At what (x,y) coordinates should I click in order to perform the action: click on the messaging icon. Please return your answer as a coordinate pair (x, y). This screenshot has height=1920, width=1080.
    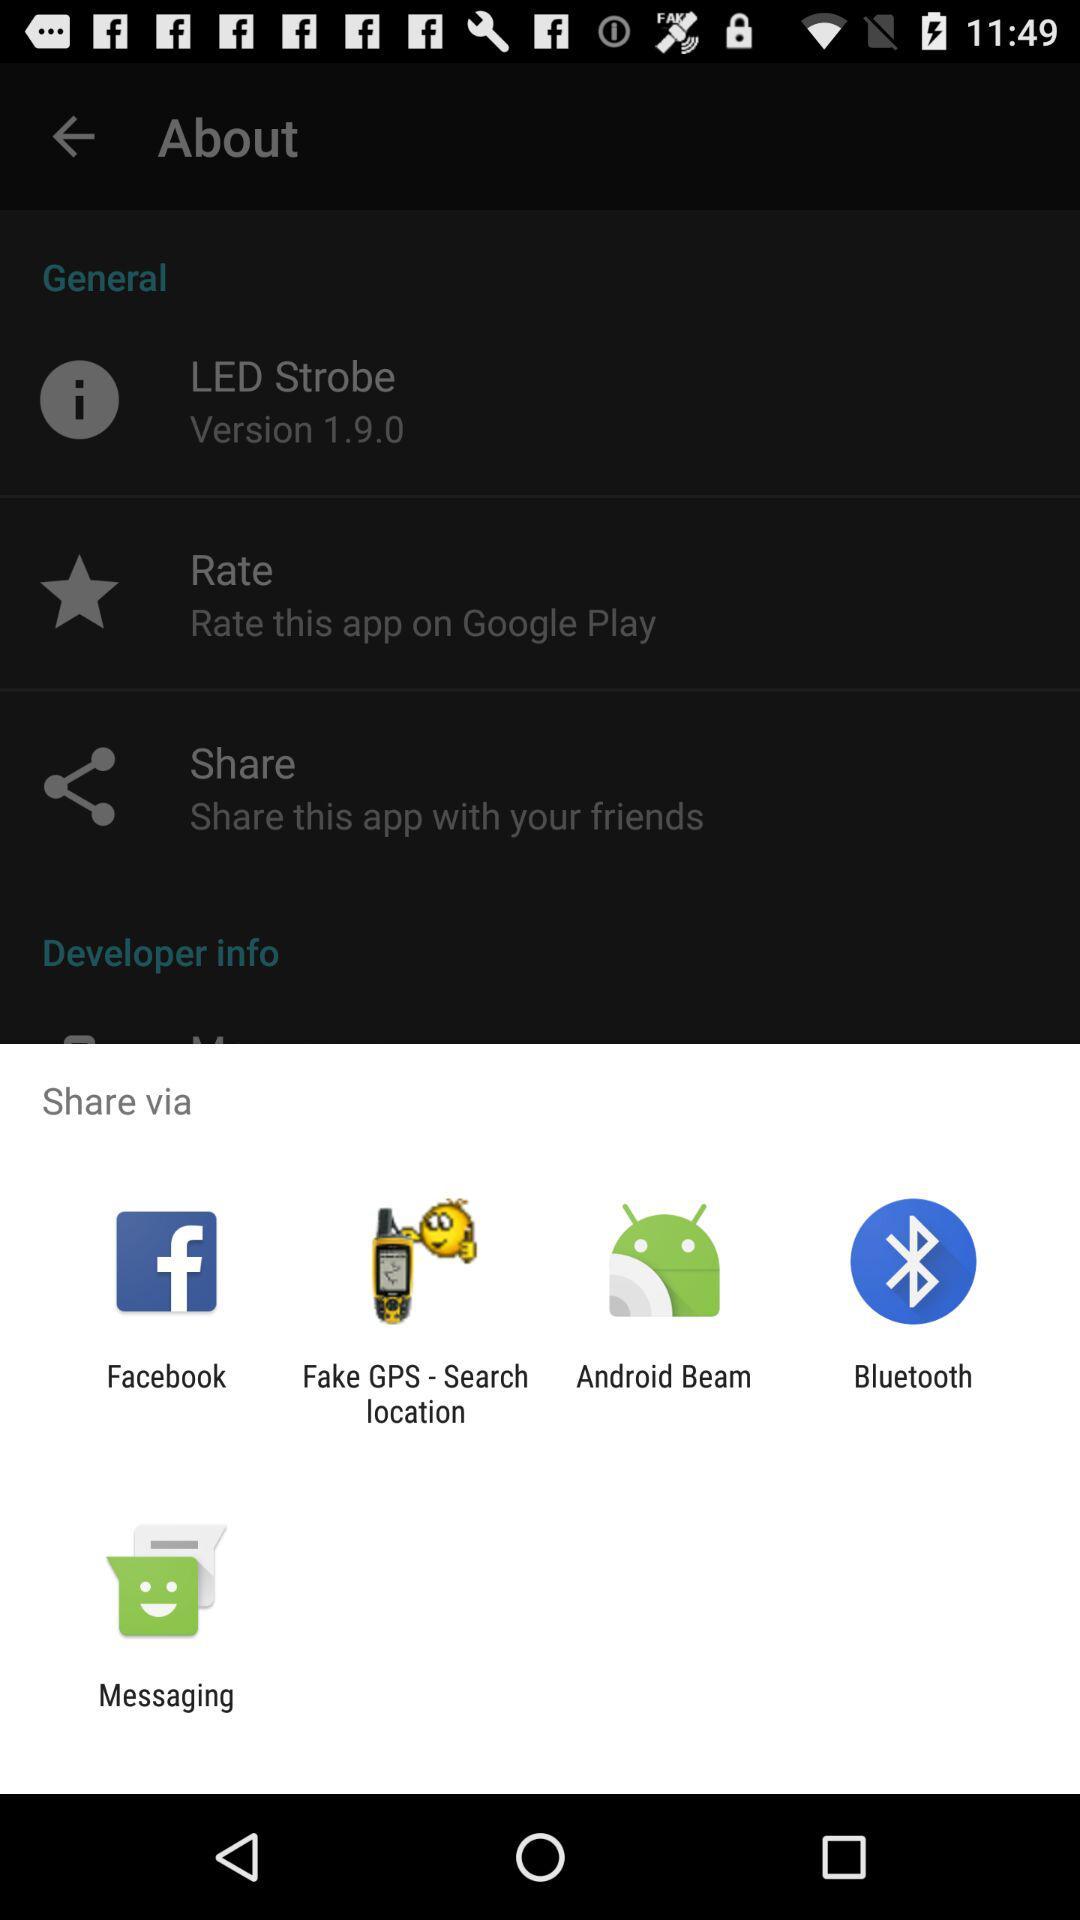
    Looking at the image, I should click on (165, 1711).